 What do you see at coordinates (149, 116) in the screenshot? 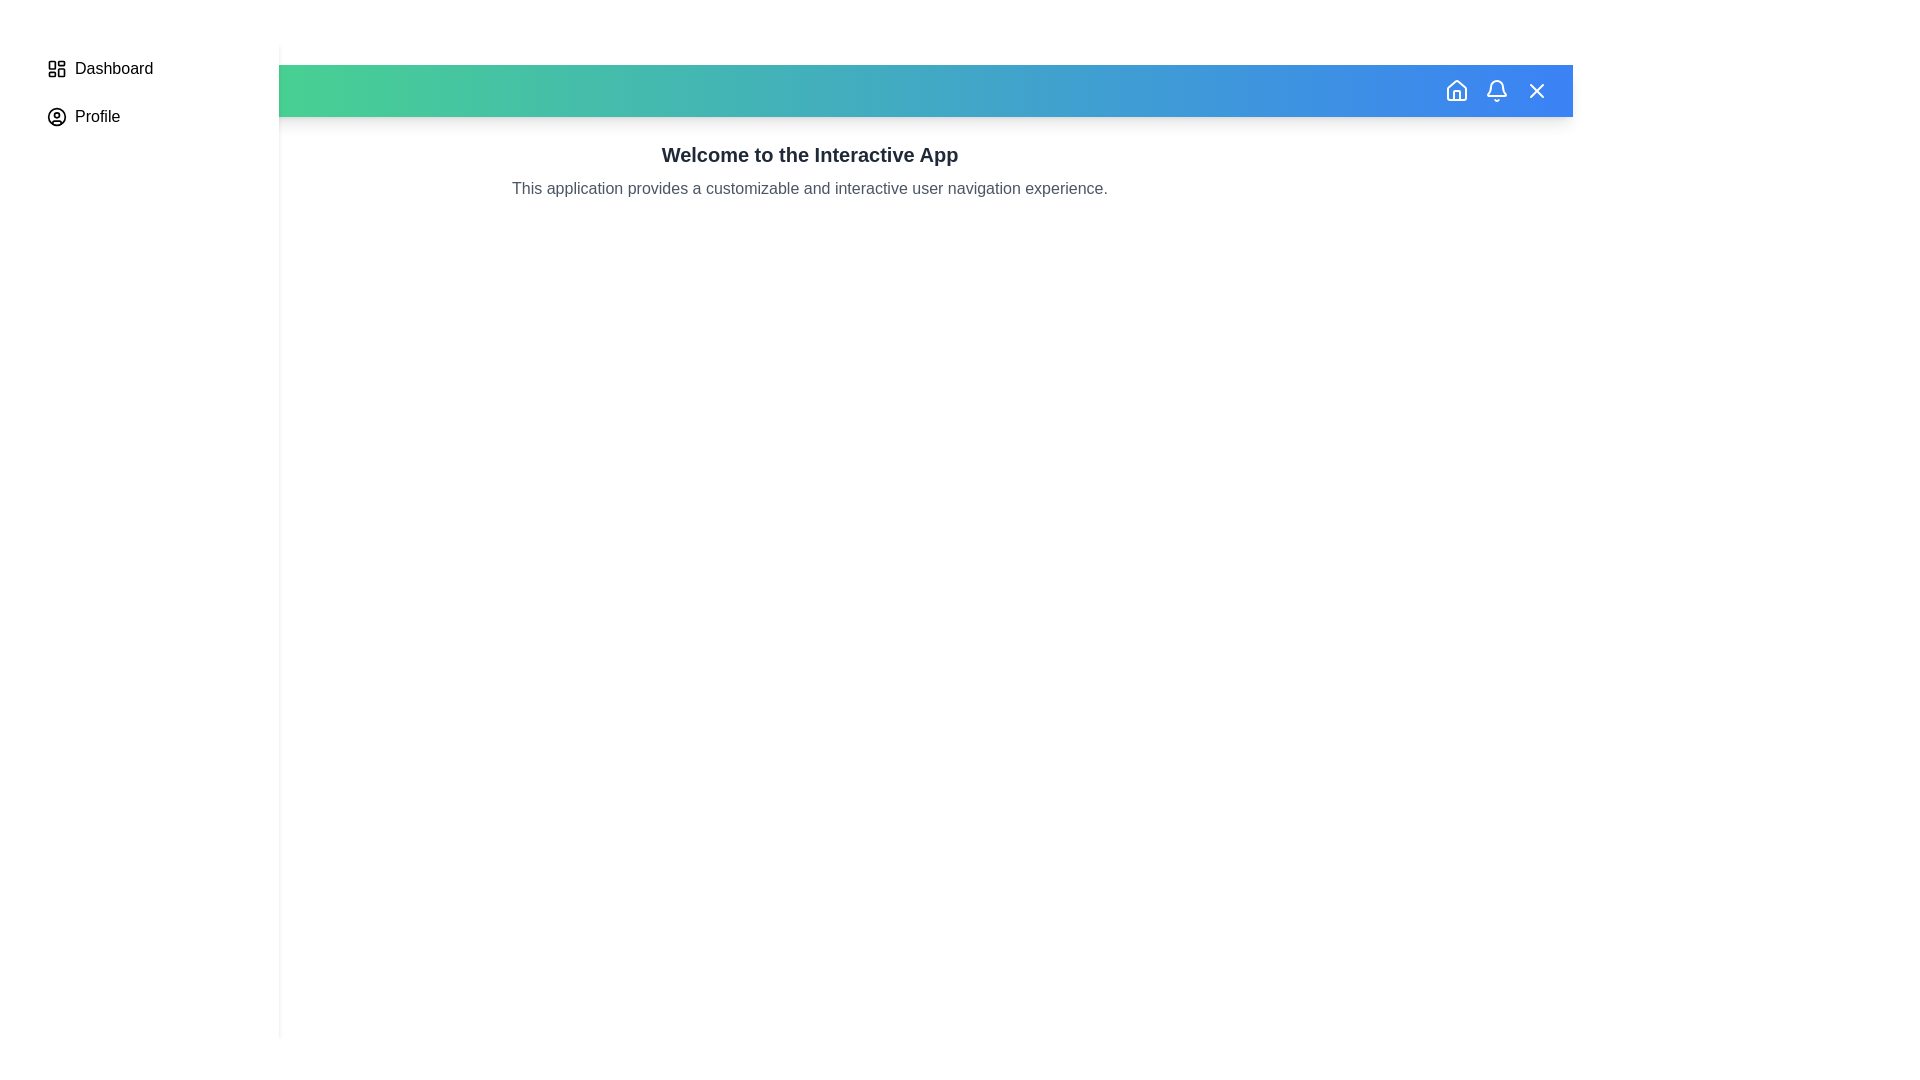
I see `the 'Profile' navigational link located beneath the 'Dashboard' element in the left-side navigation menu` at bounding box center [149, 116].